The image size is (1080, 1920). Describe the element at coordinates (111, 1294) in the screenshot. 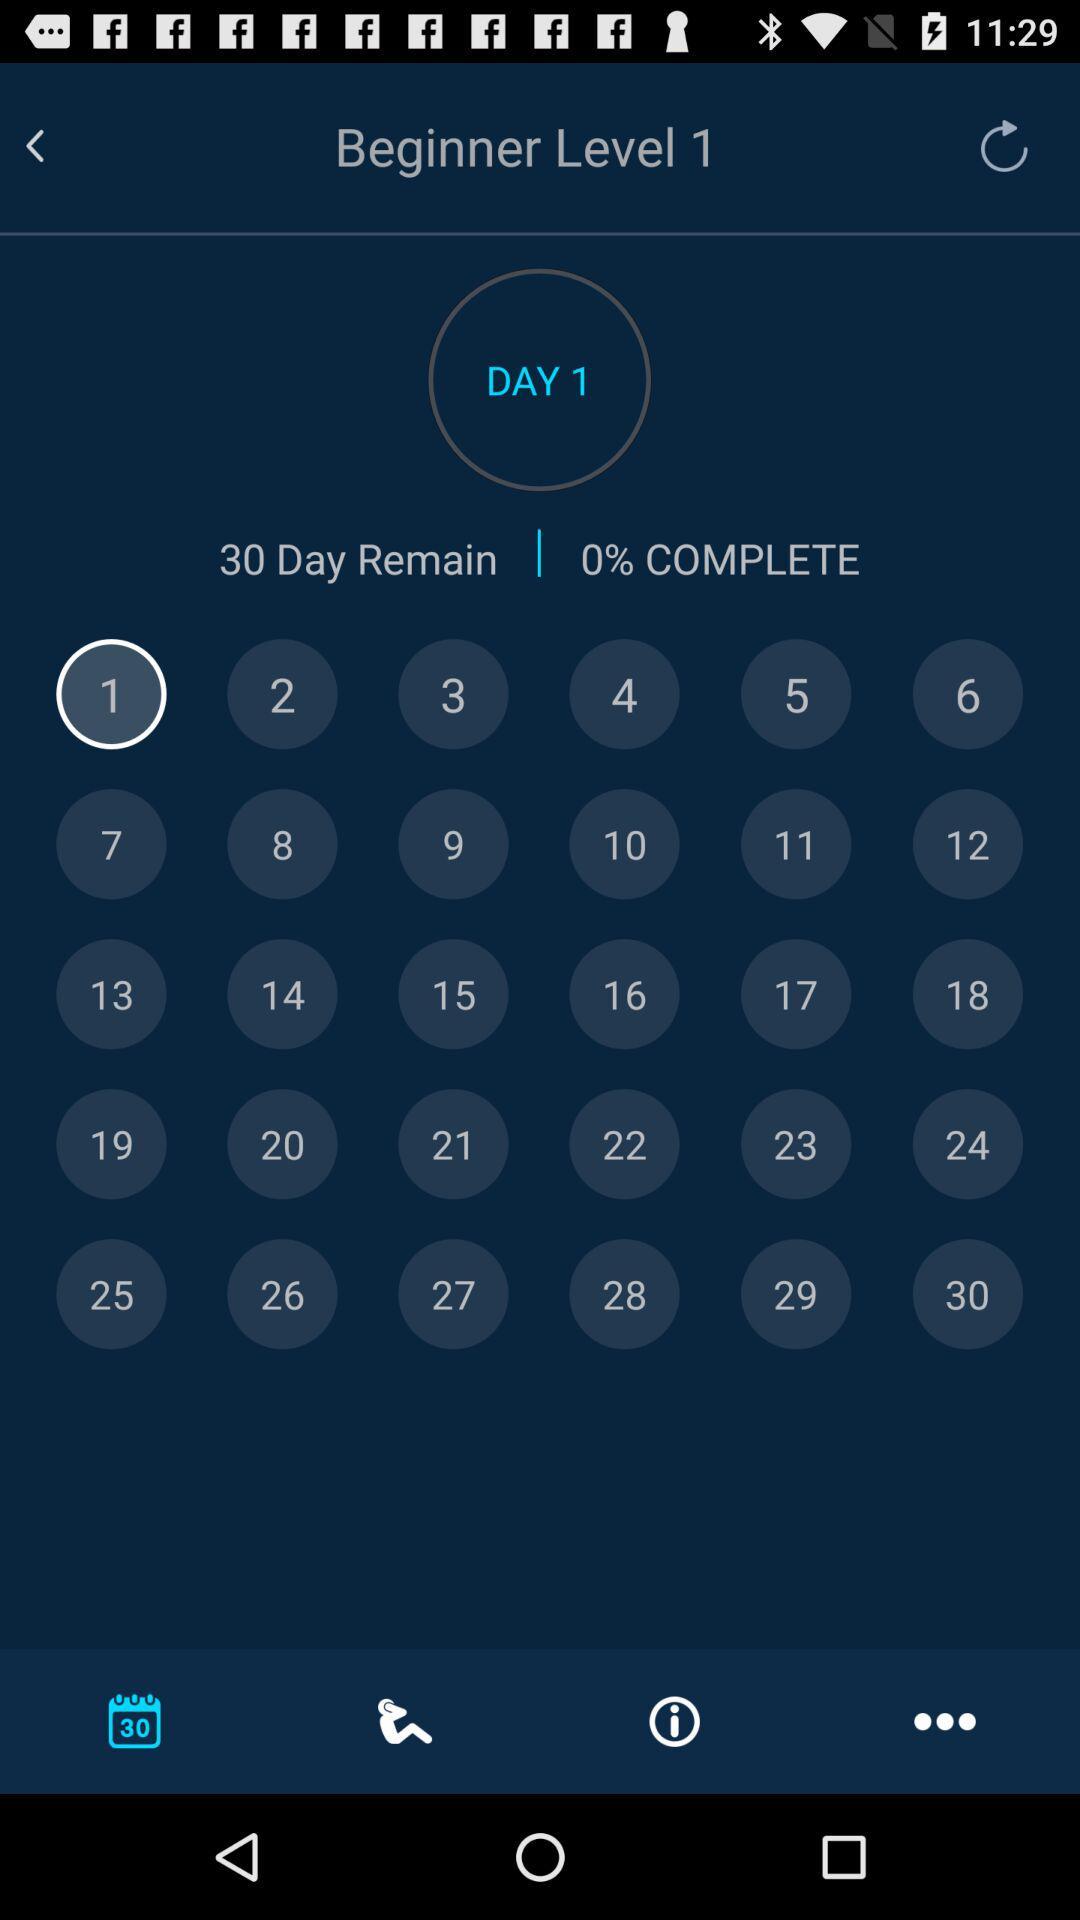

I see `number` at that location.